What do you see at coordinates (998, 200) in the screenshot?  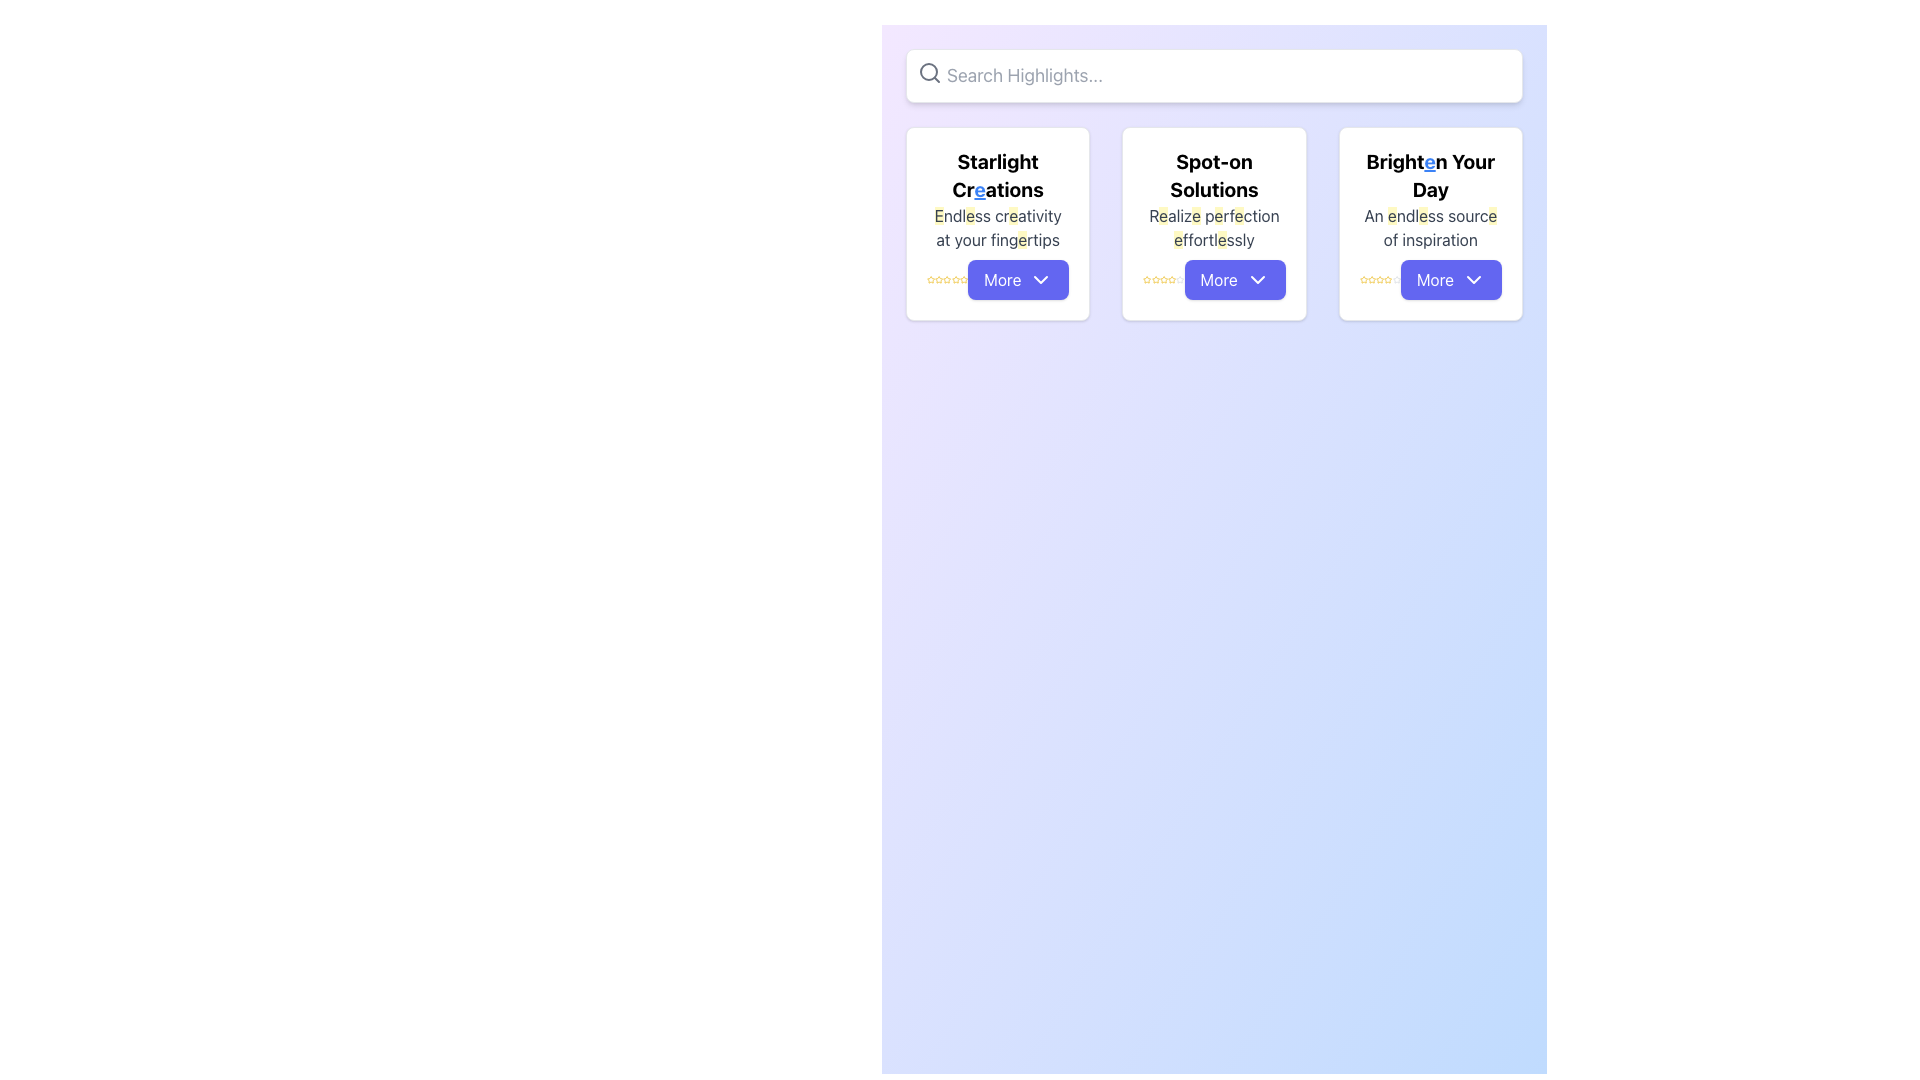 I see `textual content displayed in the text area featuring 'Starlight Creations' and 'Endless creativity at your fingertips' with highlighted words` at bounding box center [998, 200].